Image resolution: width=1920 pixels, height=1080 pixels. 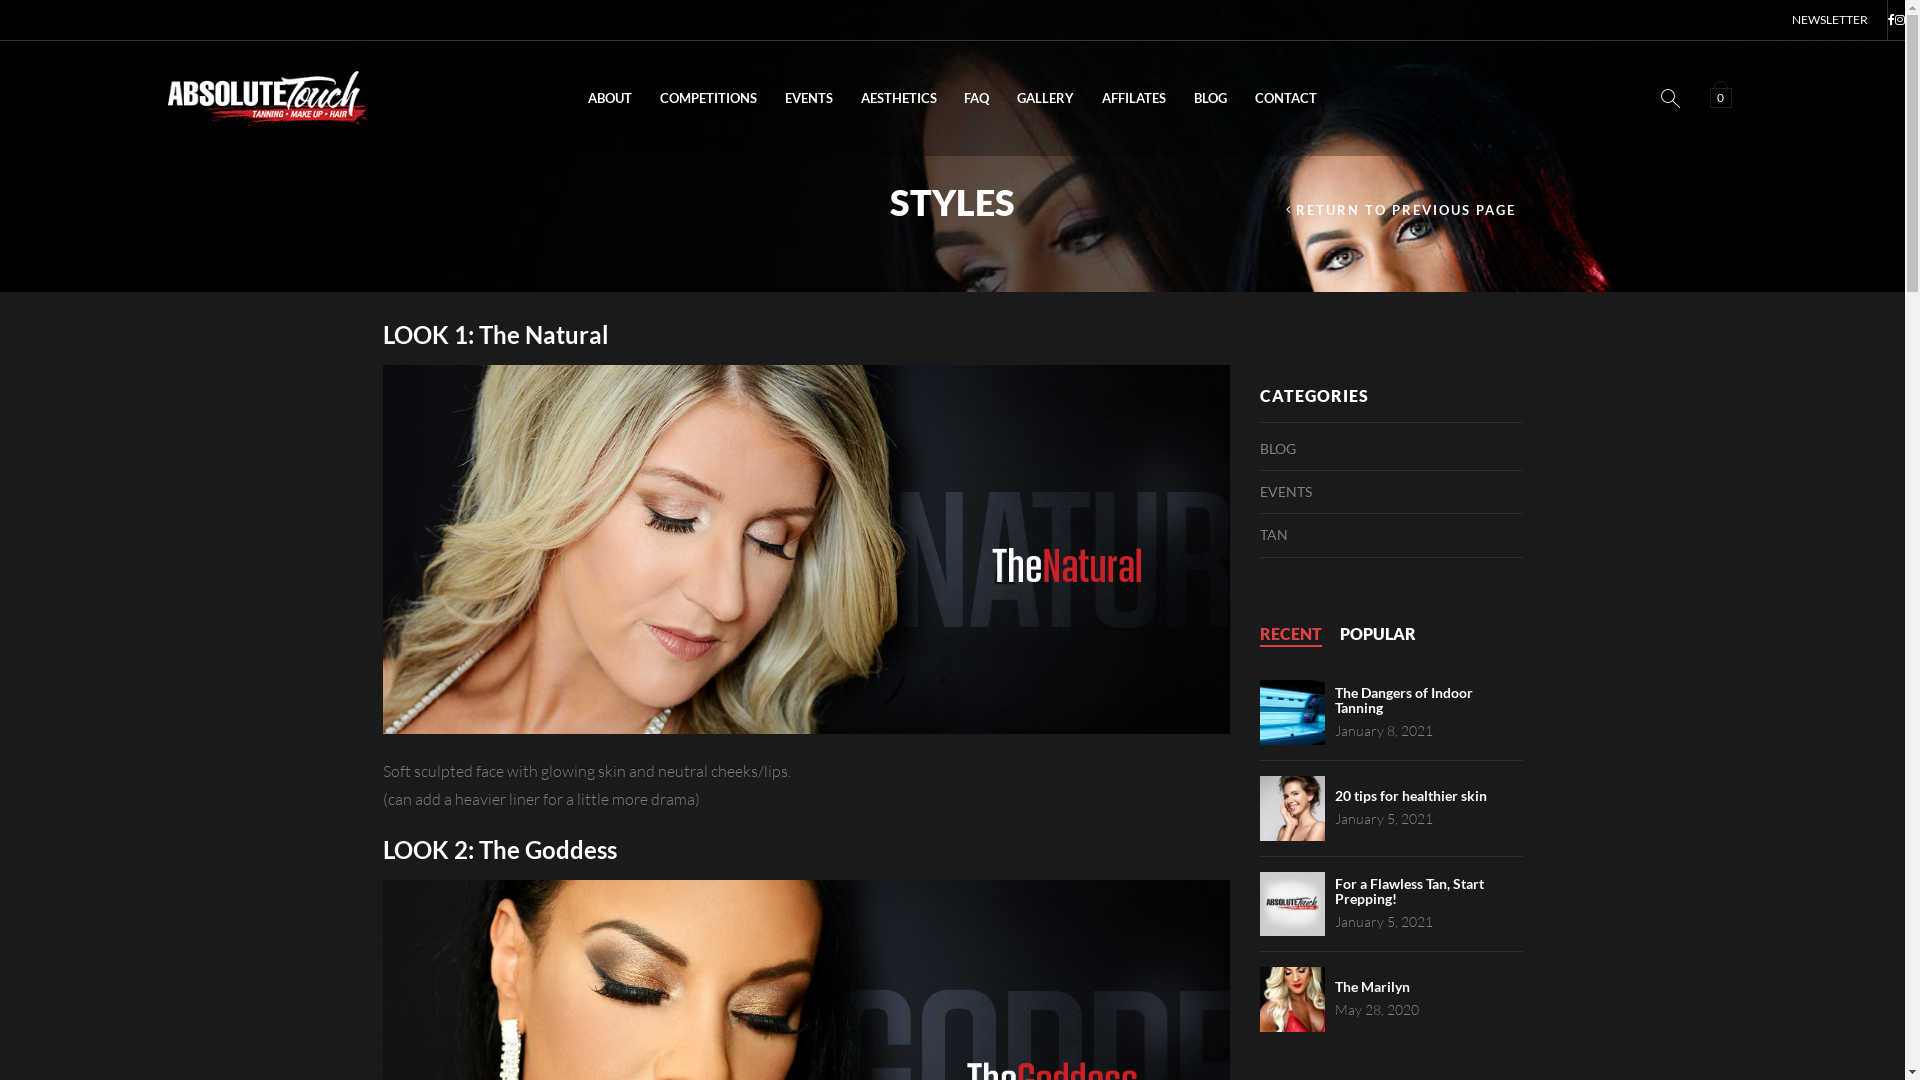 I want to click on '20 tips for healthier skin', so click(x=1410, y=794).